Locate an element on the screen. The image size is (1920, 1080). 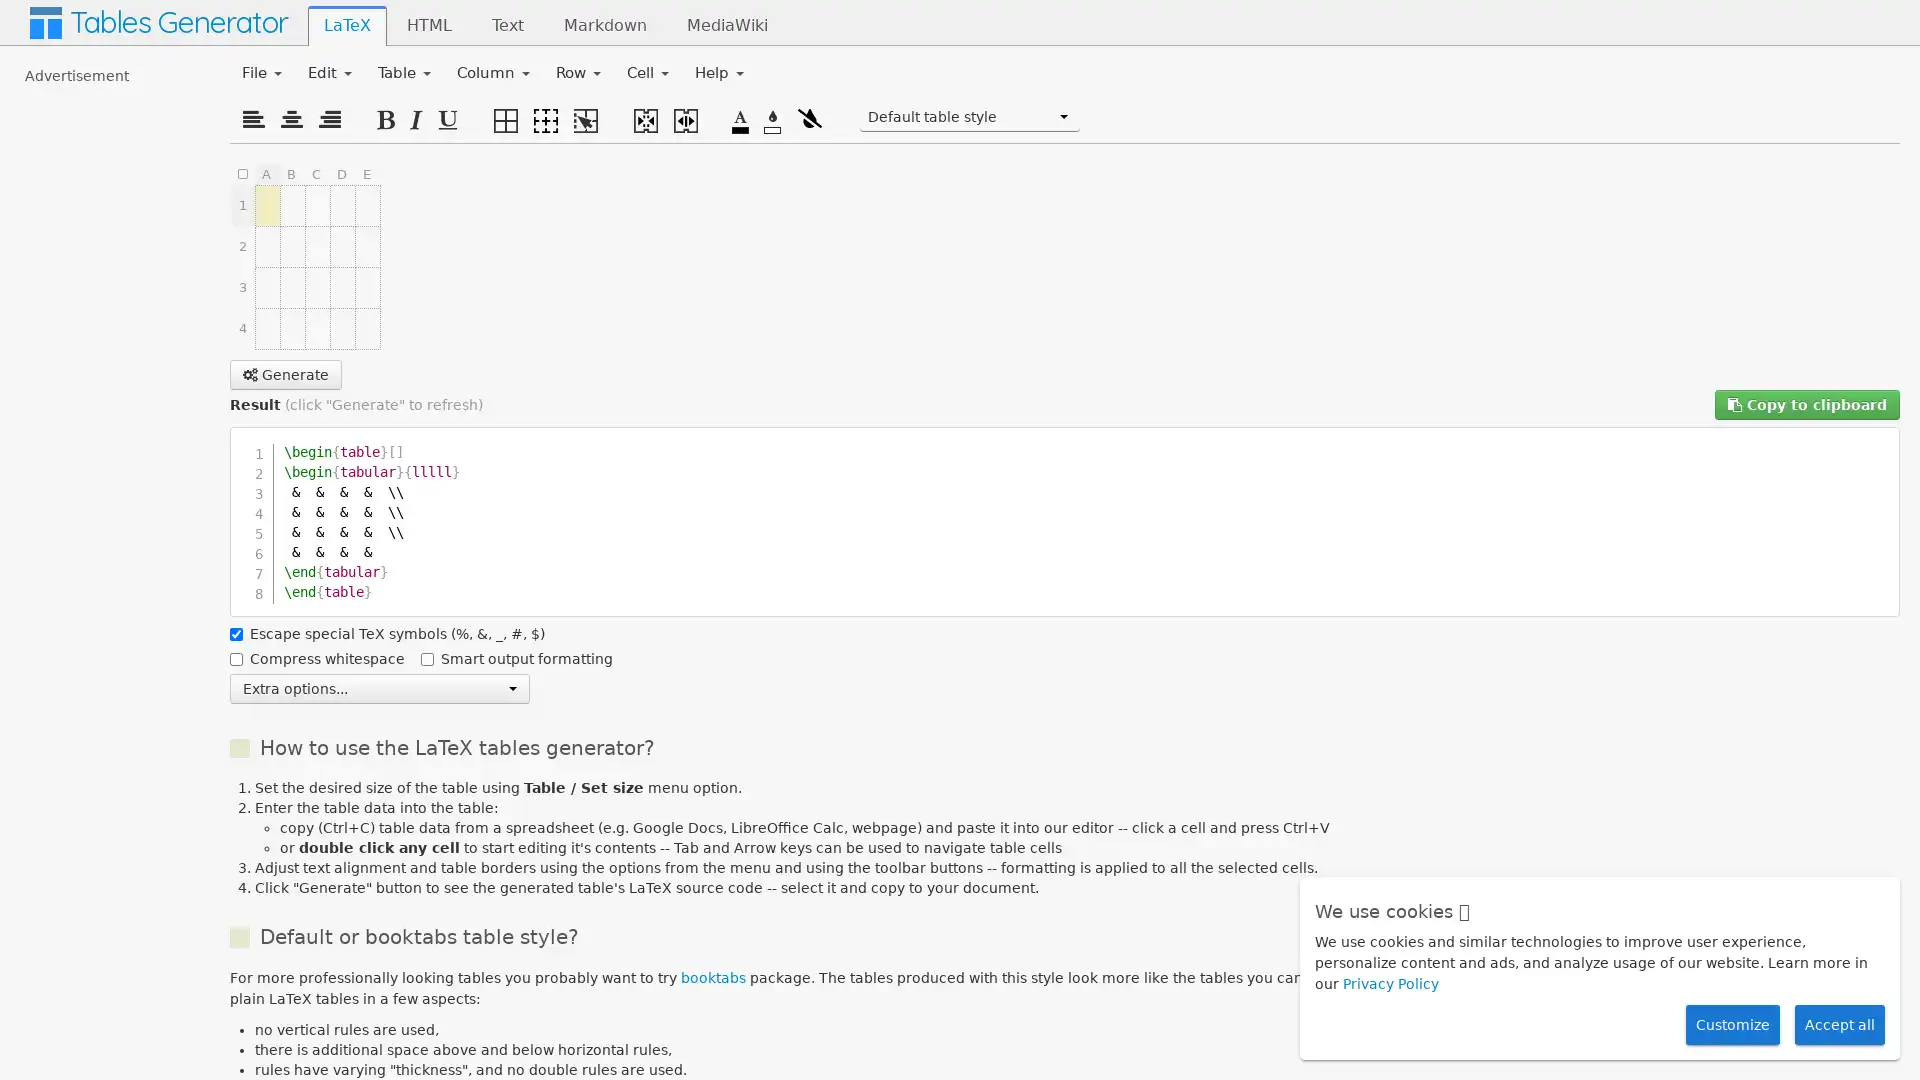
Generate is located at coordinates (285, 374).